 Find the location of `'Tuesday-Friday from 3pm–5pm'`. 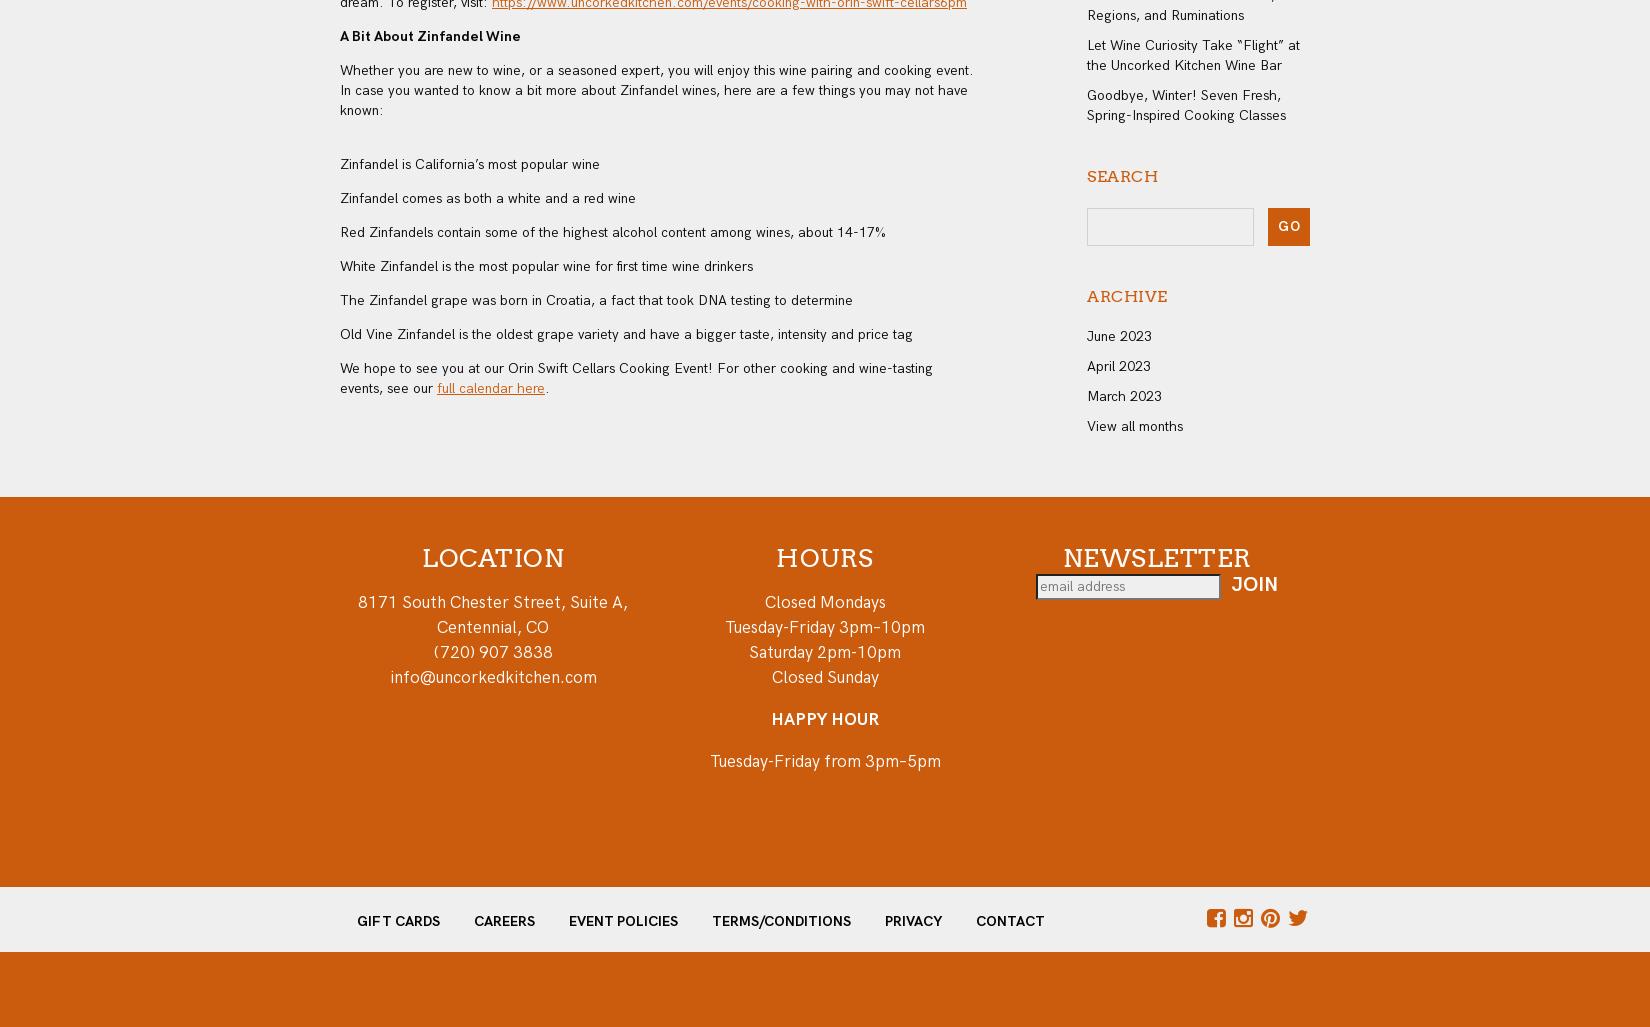

'Tuesday-Friday from 3pm–5pm' is located at coordinates (823, 760).